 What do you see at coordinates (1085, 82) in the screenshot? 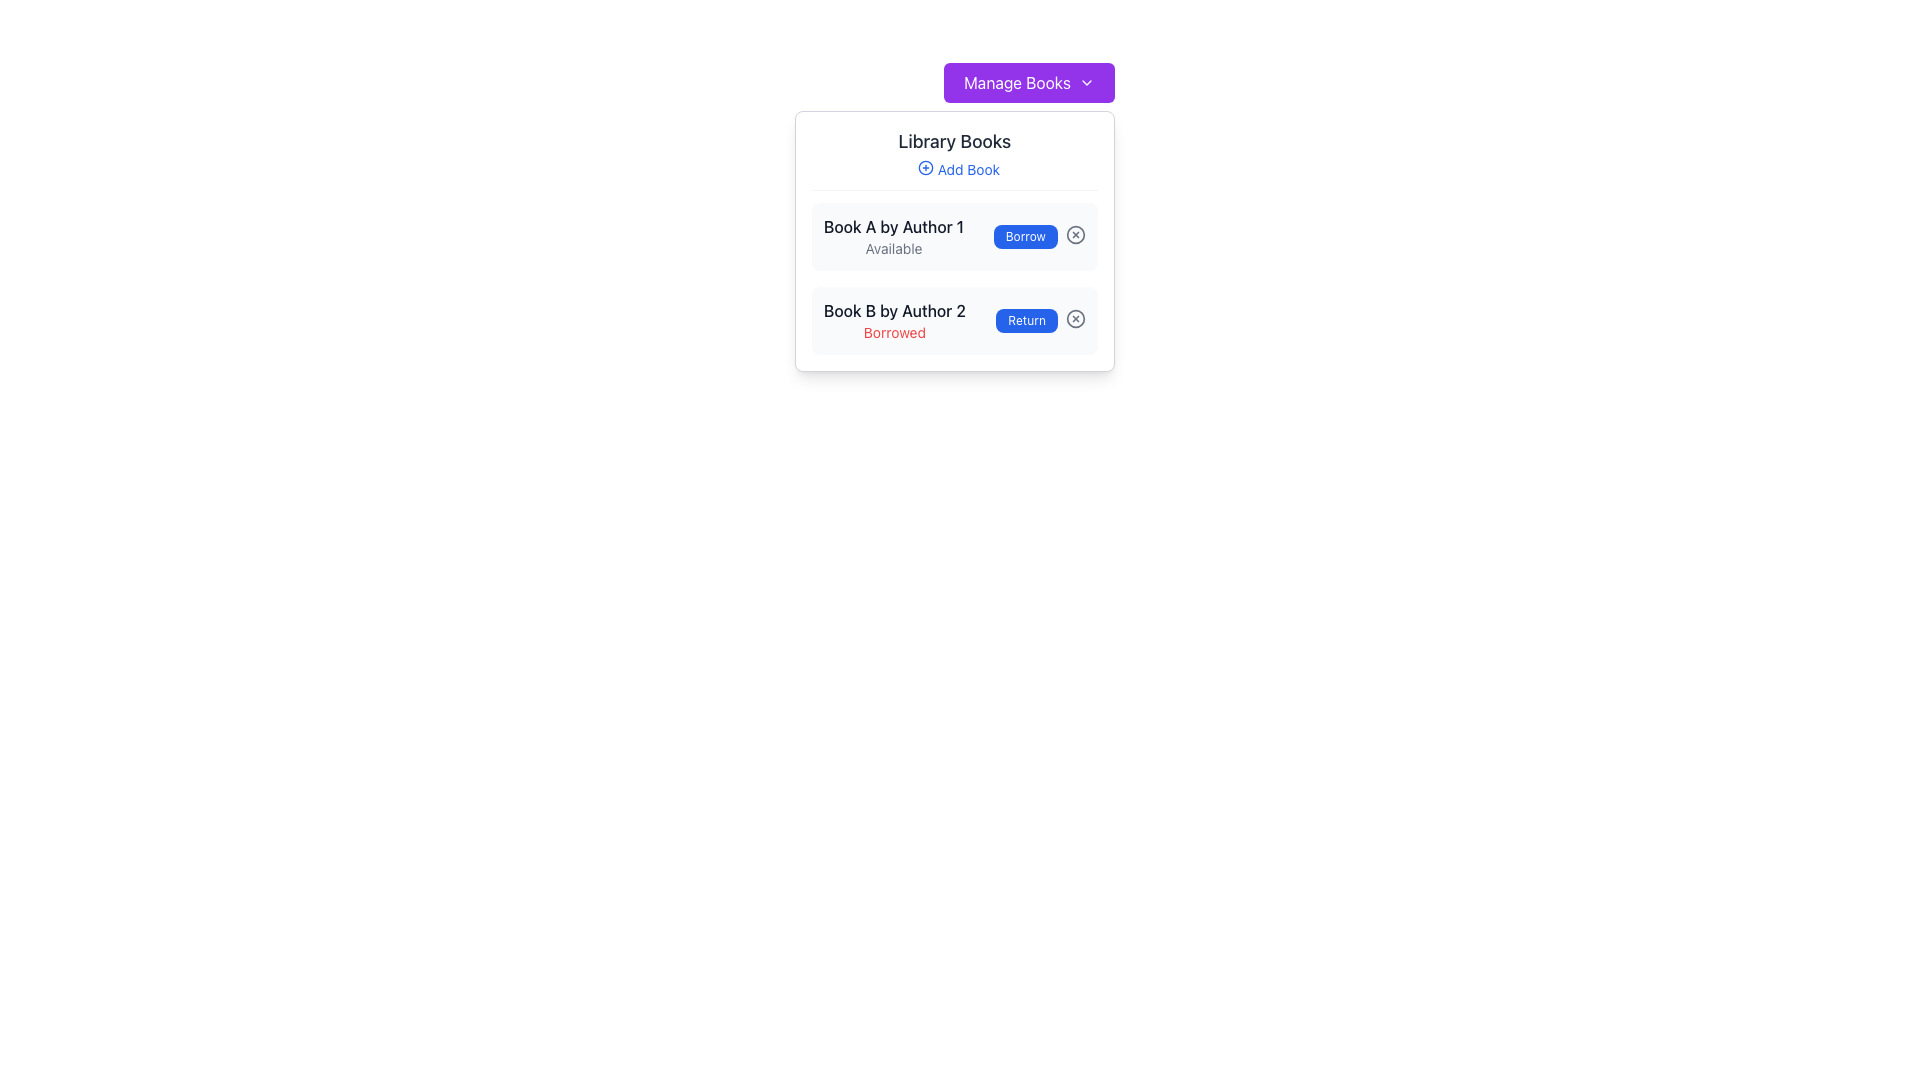
I see `the icon located to the right of the 'Manage Books' button to receive visual feedback` at bounding box center [1085, 82].